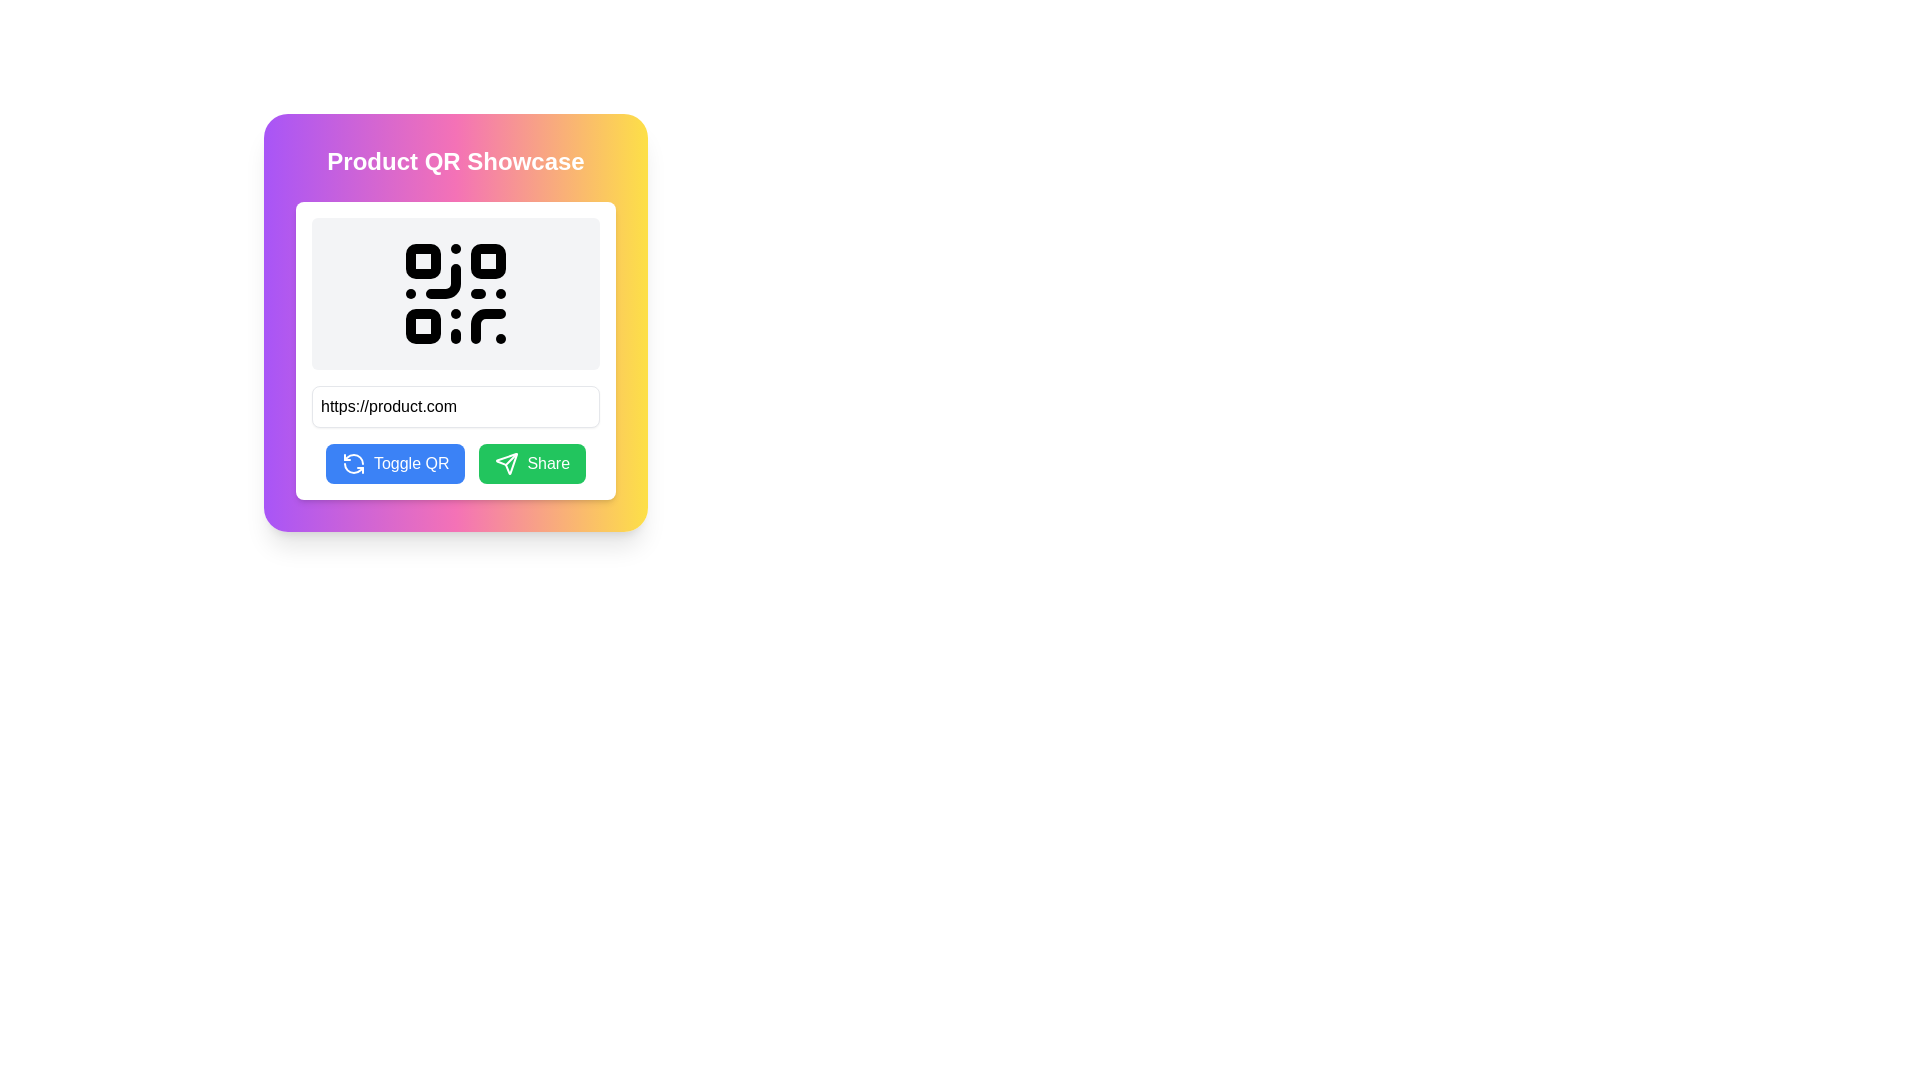  Describe the element at coordinates (507, 463) in the screenshot. I see `the 'Share' icon located in the bottom-right area of the 'Product QR Showcase' box for visual feedback` at that location.